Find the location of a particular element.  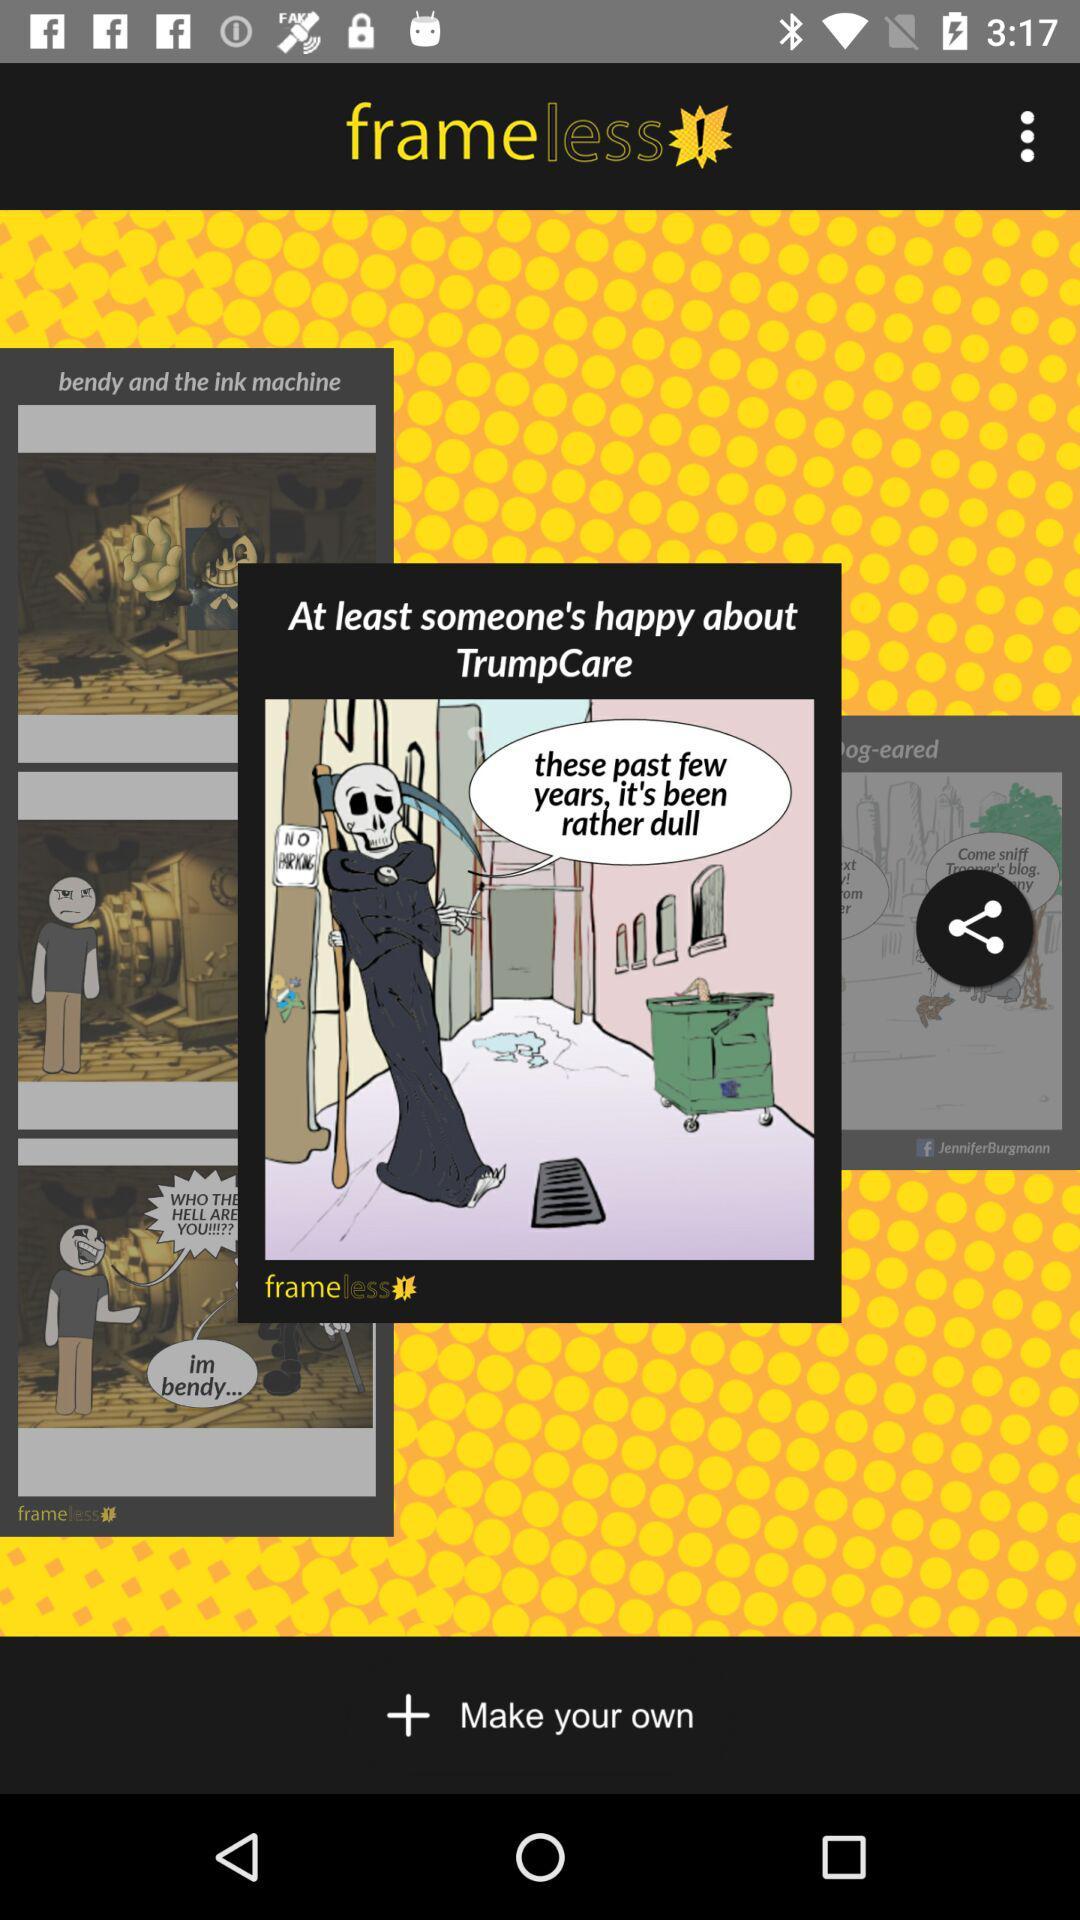

make your own image is located at coordinates (538, 1714).